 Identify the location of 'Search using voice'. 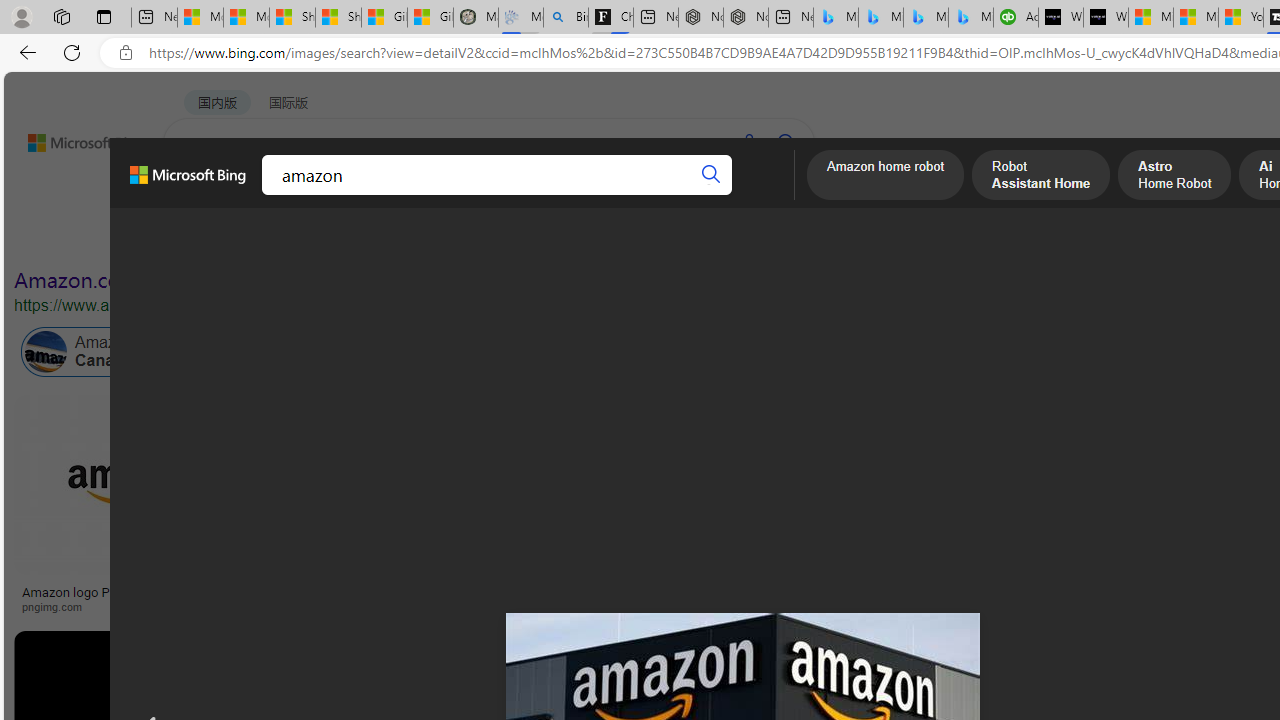
(747, 141).